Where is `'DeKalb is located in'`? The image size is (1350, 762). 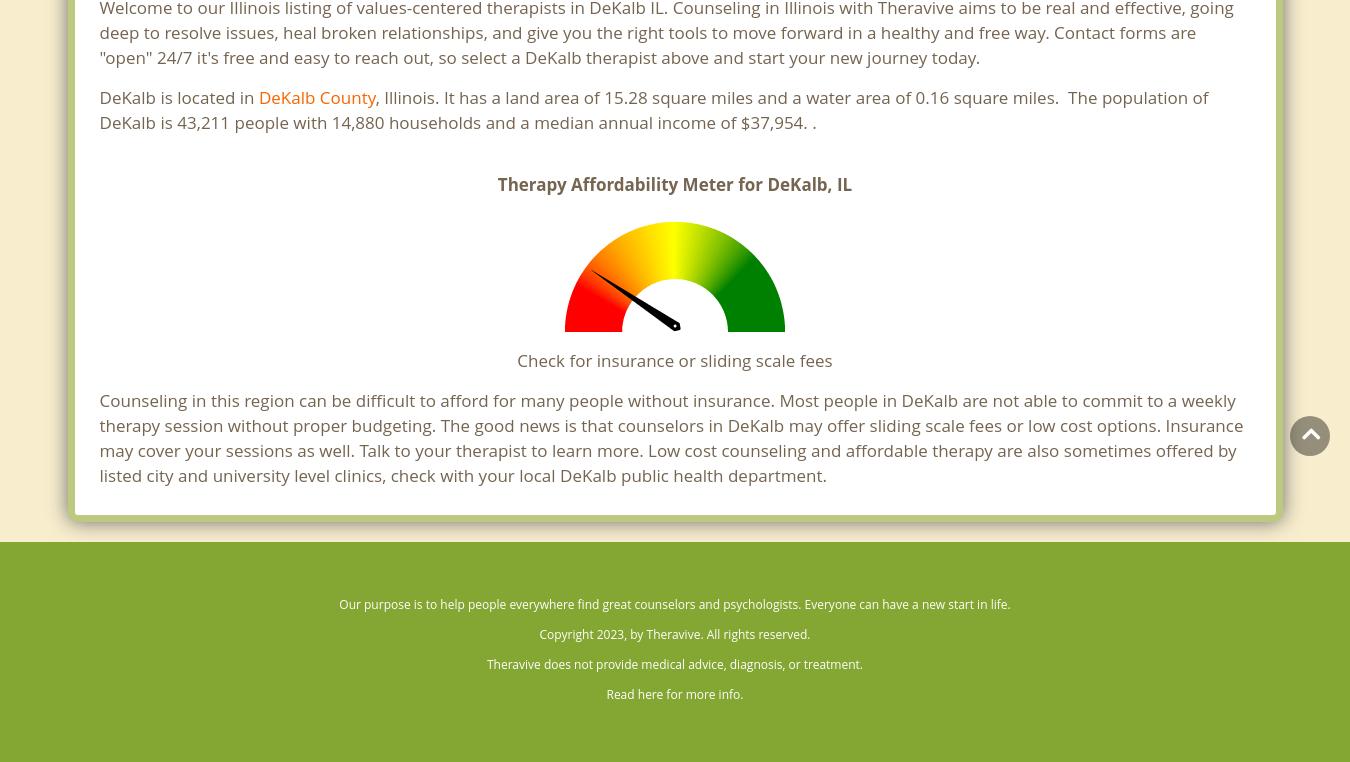
'DeKalb is located in' is located at coordinates (178, 97).